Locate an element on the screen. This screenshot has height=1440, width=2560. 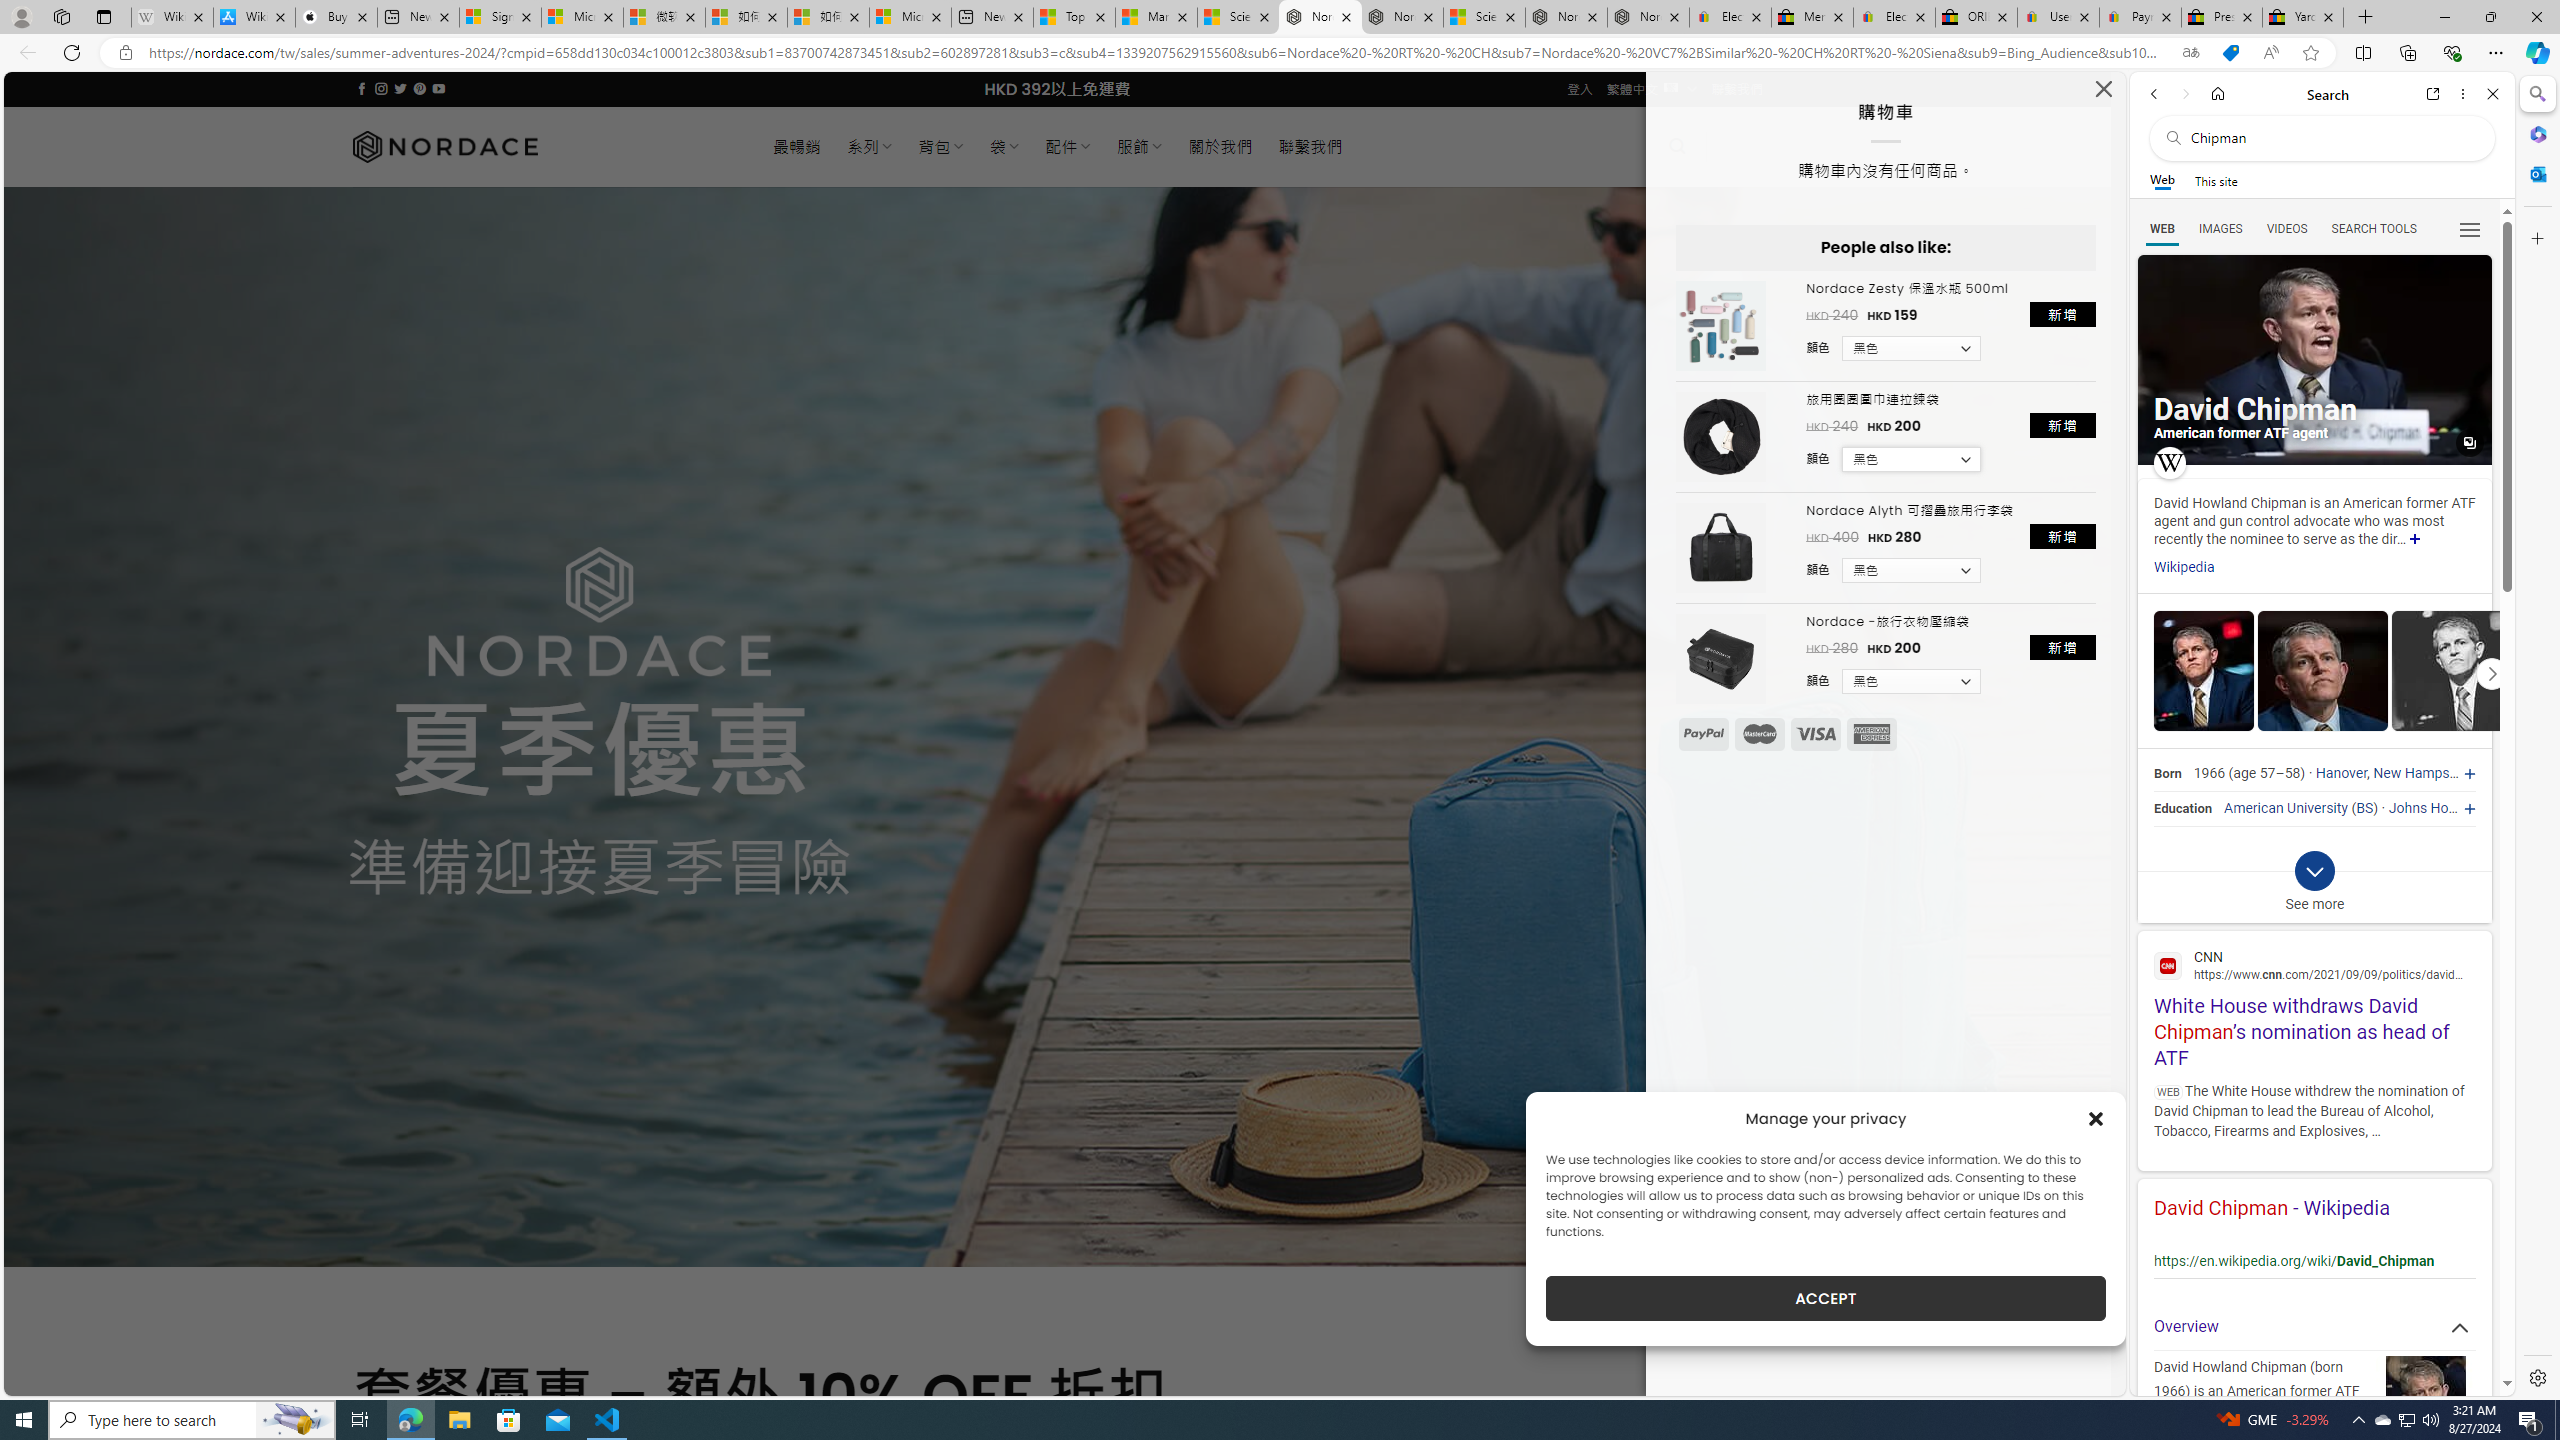
'Follow on Instagram' is located at coordinates (380, 88).